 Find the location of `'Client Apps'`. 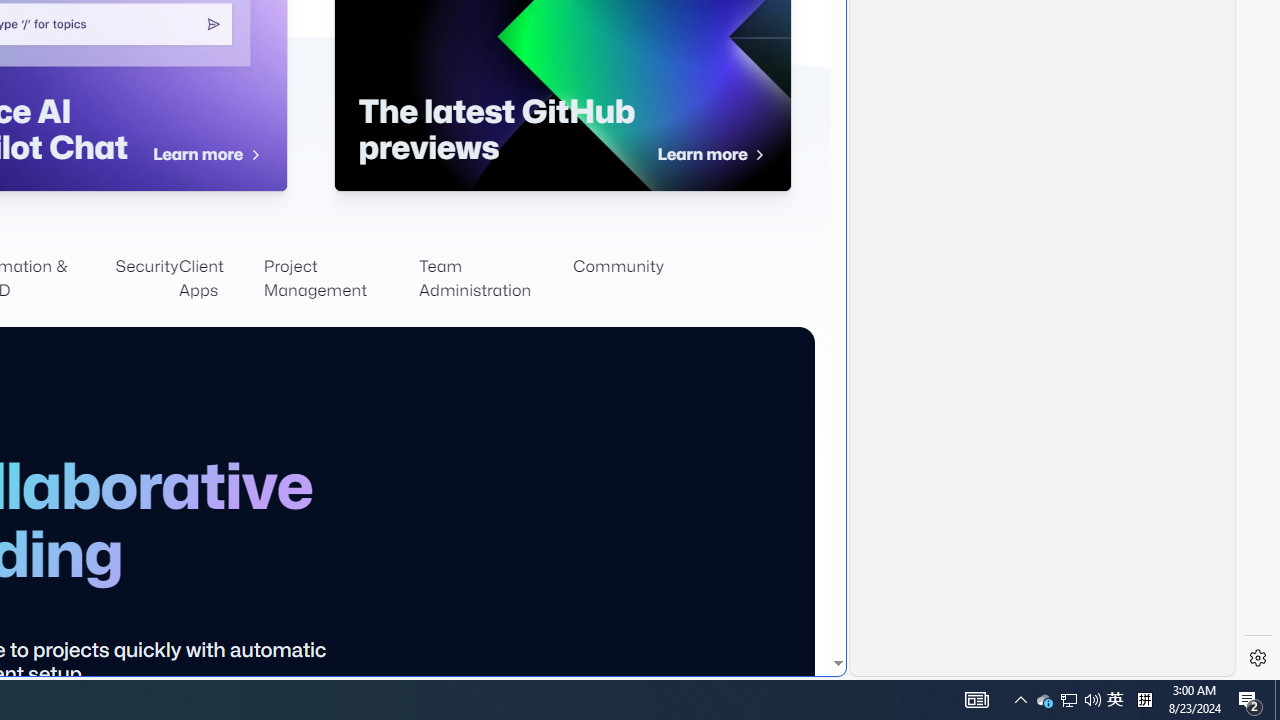

'Client Apps' is located at coordinates (220, 279).